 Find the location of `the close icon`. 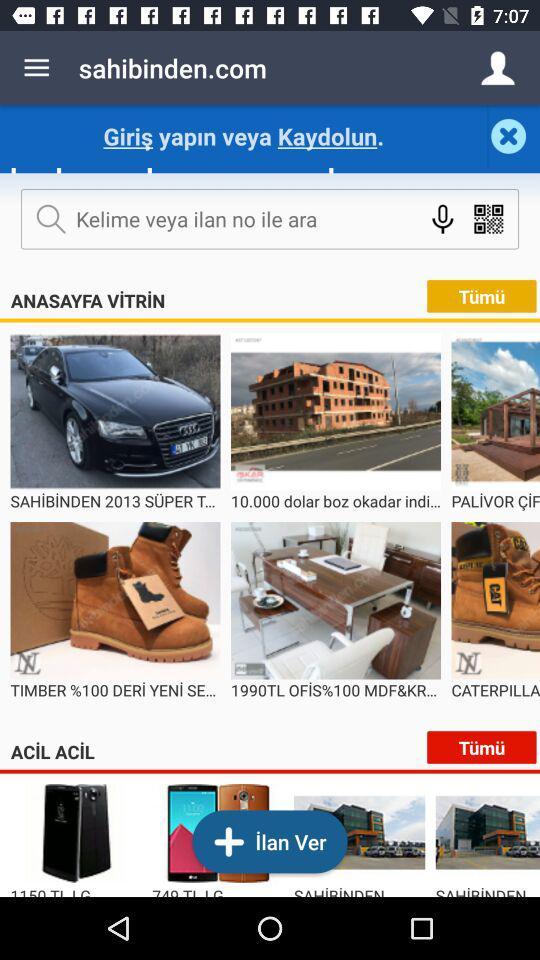

the close icon is located at coordinates (513, 135).